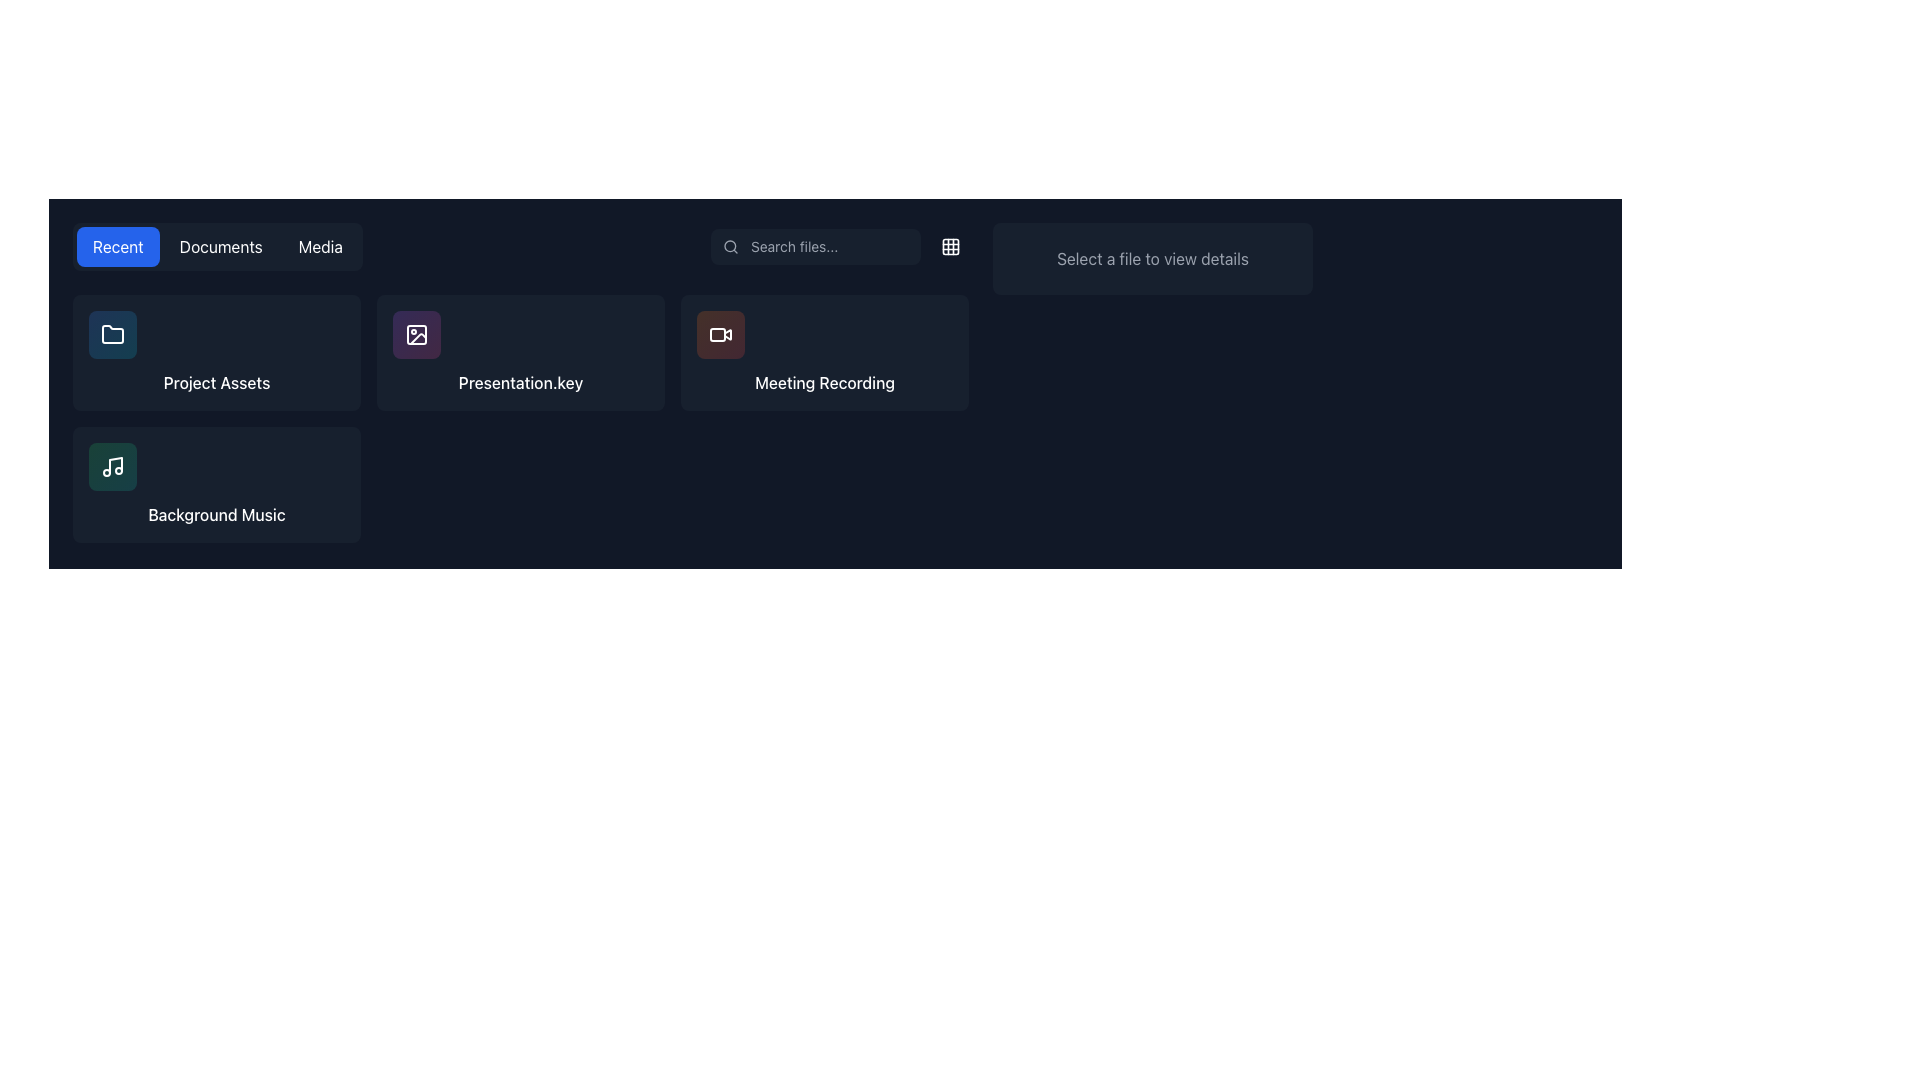 Image resolution: width=1920 pixels, height=1080 pixels. I want to click on the text label that displays 'Background Music', which is styled in white font against a dark background, located in the lower-left area of the layout below a music icon, so click(216, 514).